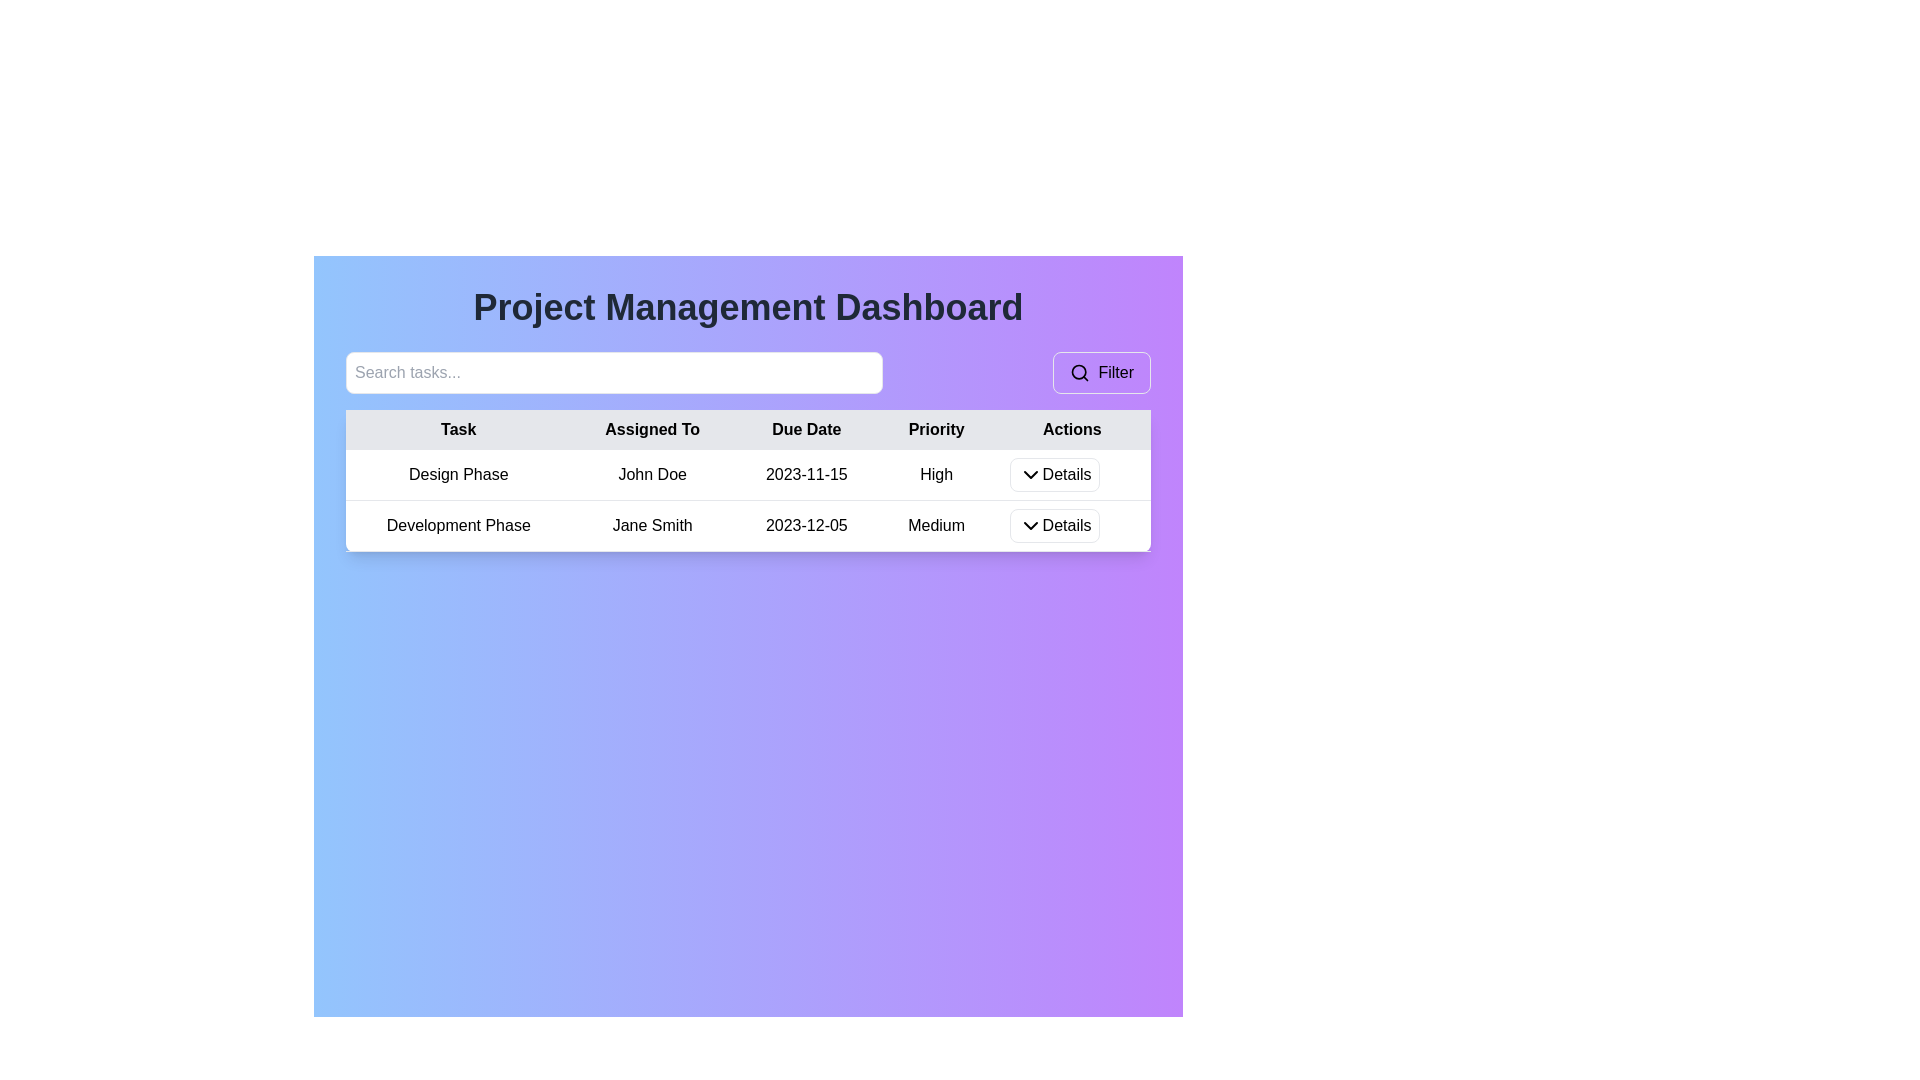  I want to click on the 'Medium' priority text label which indicates the priority level of the associated task in the second row of the table under the 'Priority' column, so click(935, 524).